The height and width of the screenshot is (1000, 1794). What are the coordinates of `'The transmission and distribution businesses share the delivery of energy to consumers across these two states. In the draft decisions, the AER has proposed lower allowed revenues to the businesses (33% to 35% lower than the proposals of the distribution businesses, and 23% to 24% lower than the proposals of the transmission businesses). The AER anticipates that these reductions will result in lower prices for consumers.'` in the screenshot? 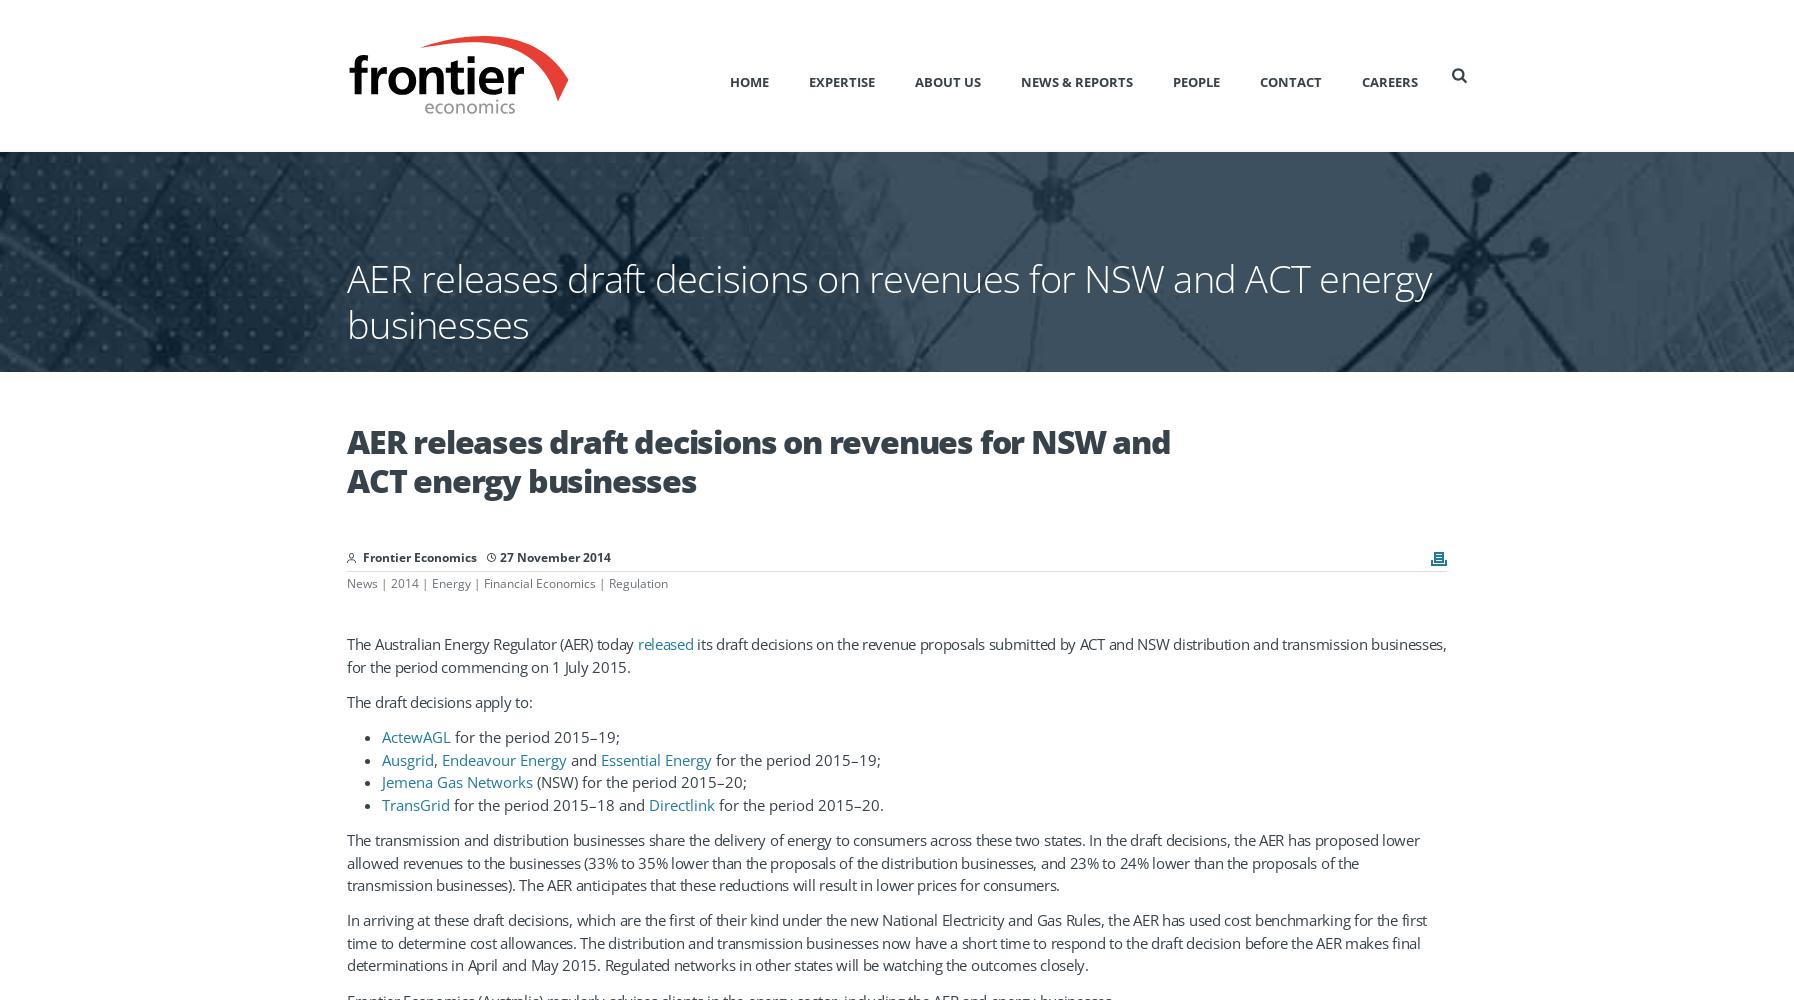 It's located at (345, 861).